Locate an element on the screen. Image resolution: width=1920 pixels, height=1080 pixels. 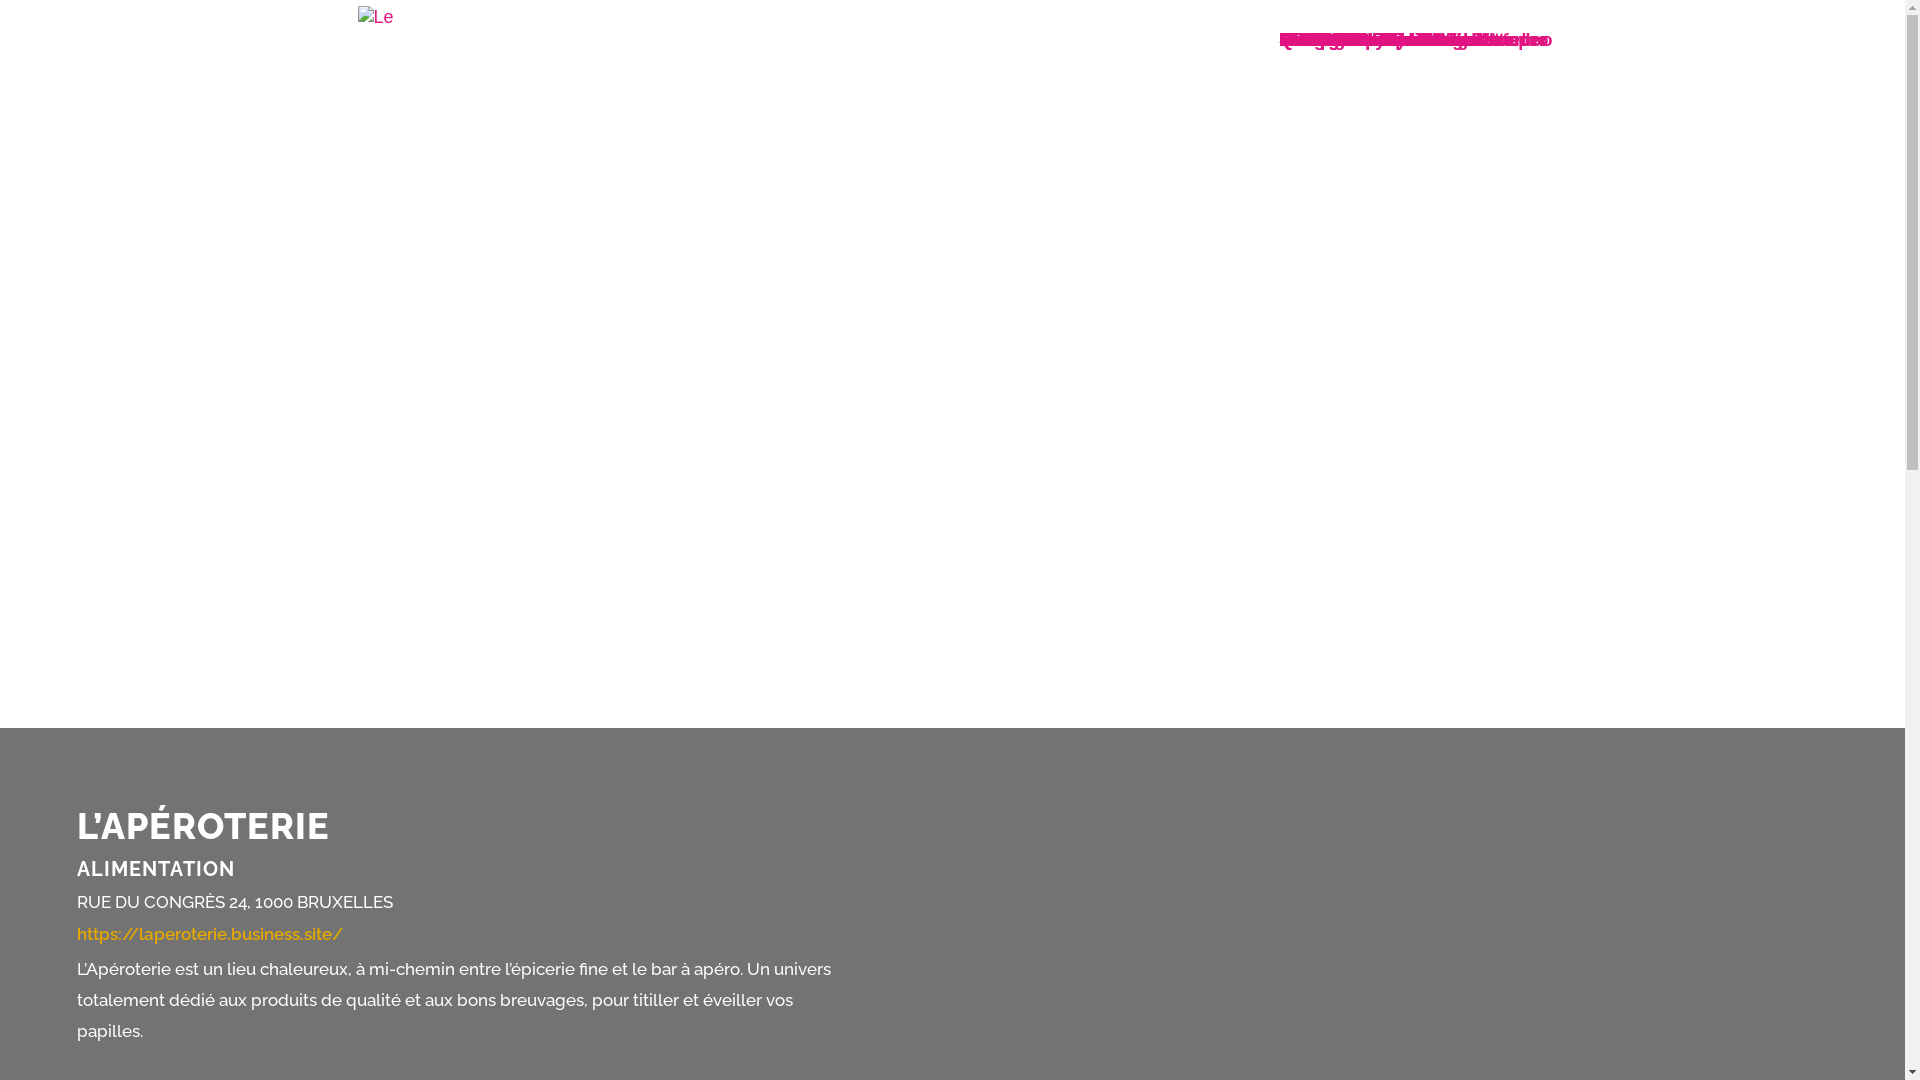
'Notre-Dame-aux-Neiges' is located at coordinates (1380, 39).